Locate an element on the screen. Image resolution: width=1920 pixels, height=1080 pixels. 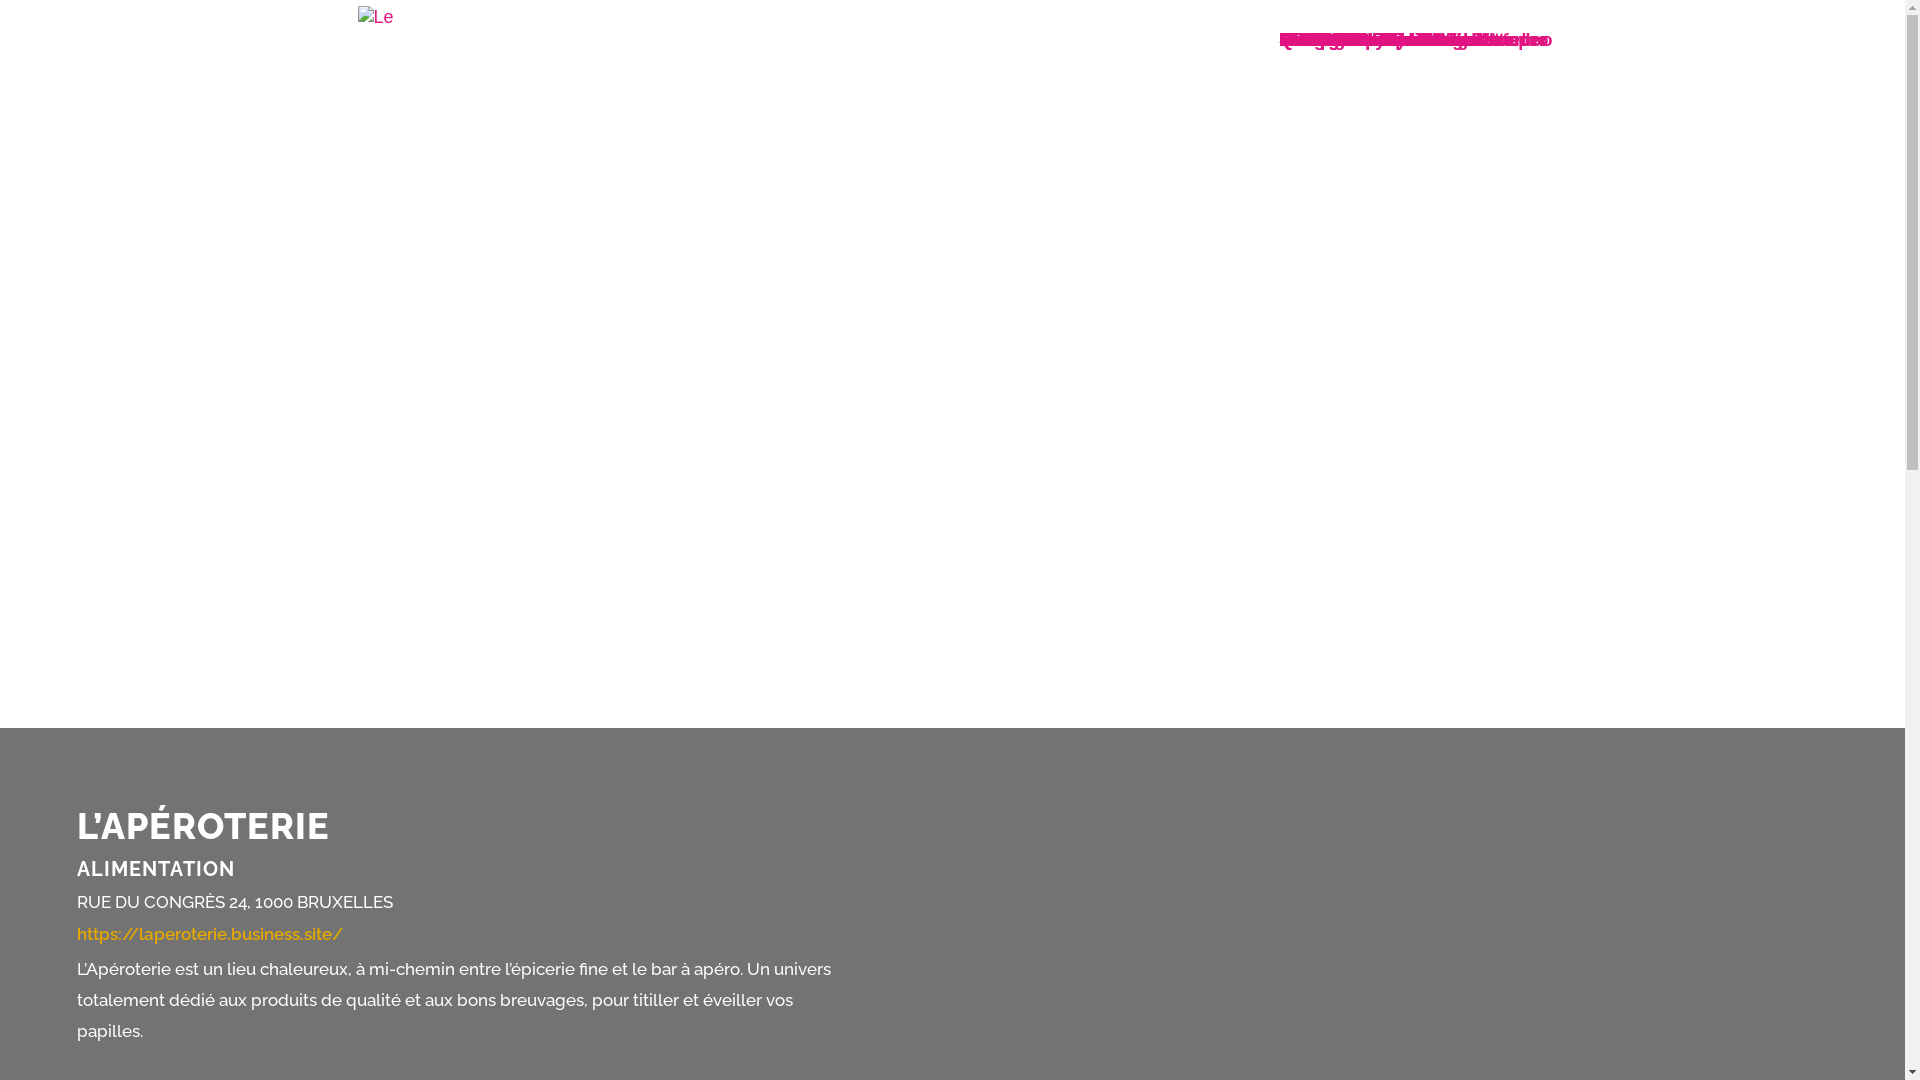
'Notre-Dame-aux-Neiges' is located at coordinates (1380, 39).